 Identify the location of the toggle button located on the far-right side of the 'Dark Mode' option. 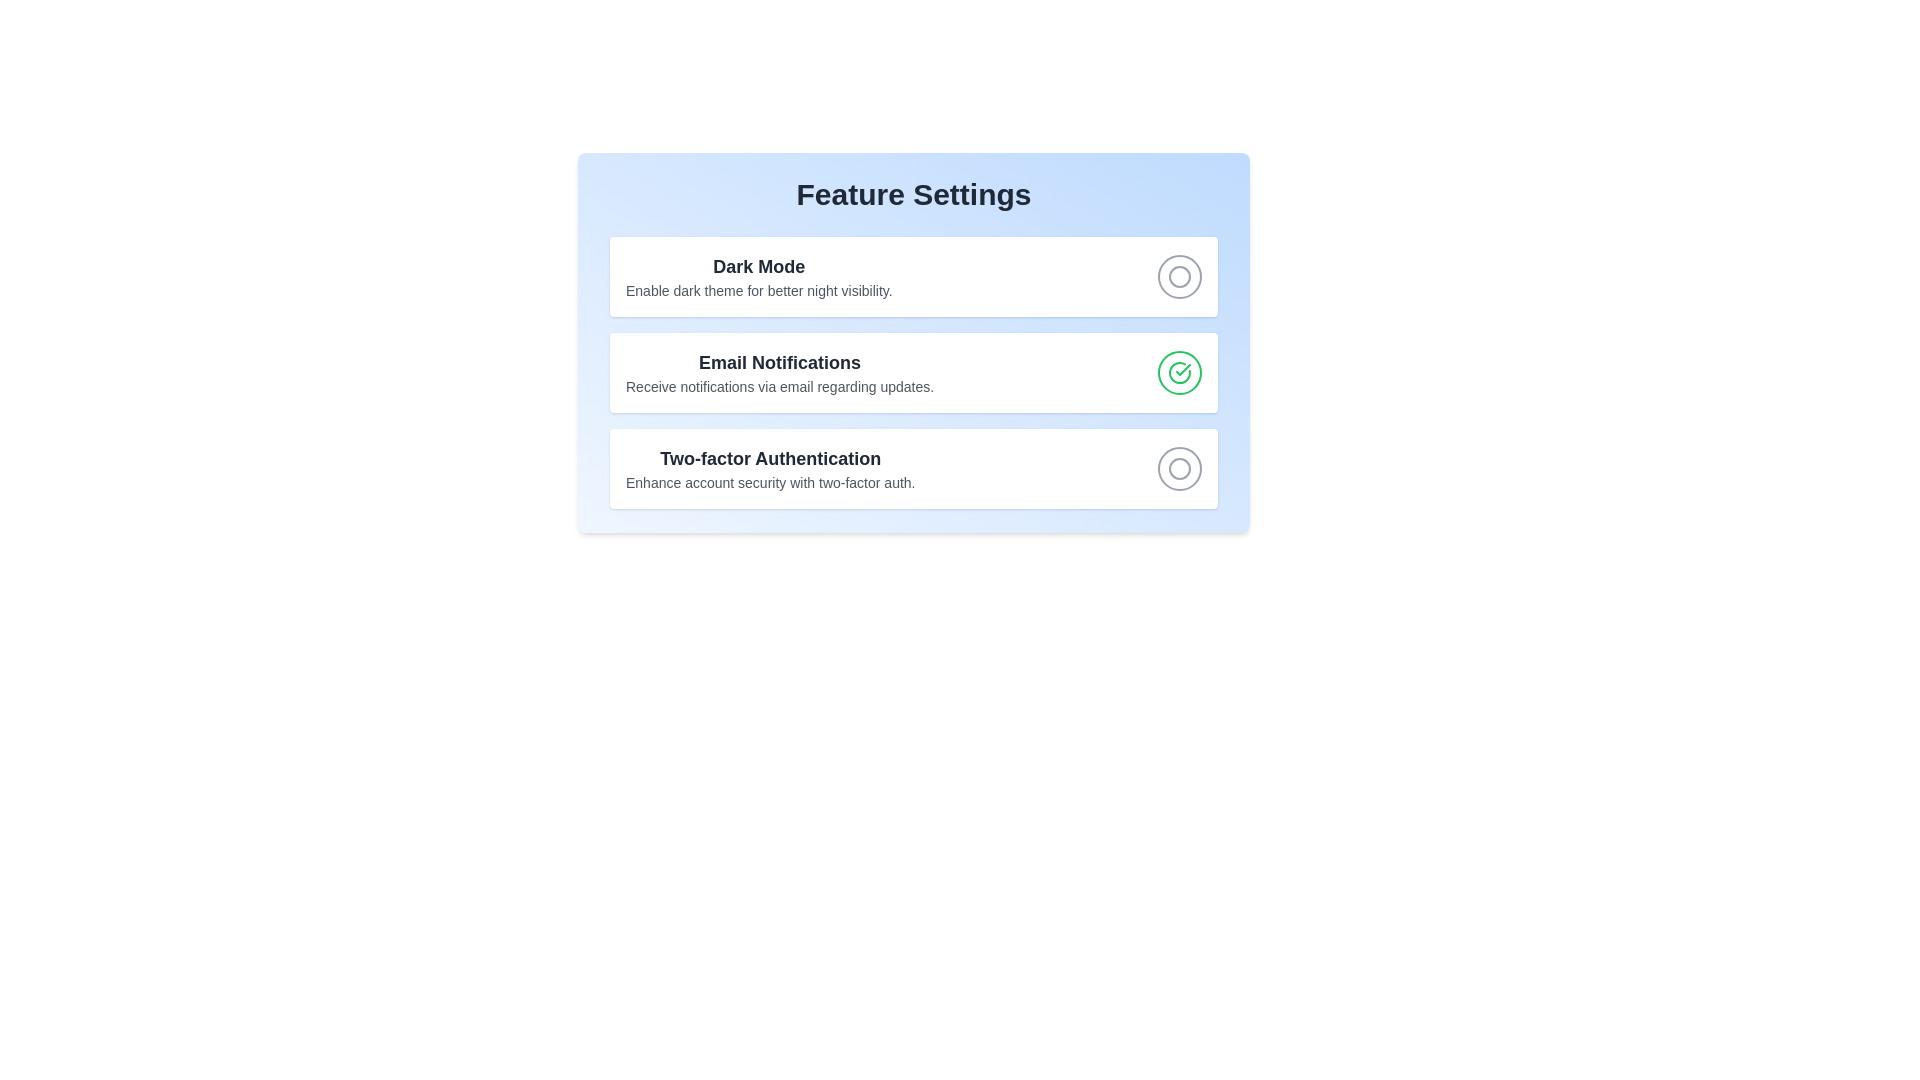
(1180, 277).